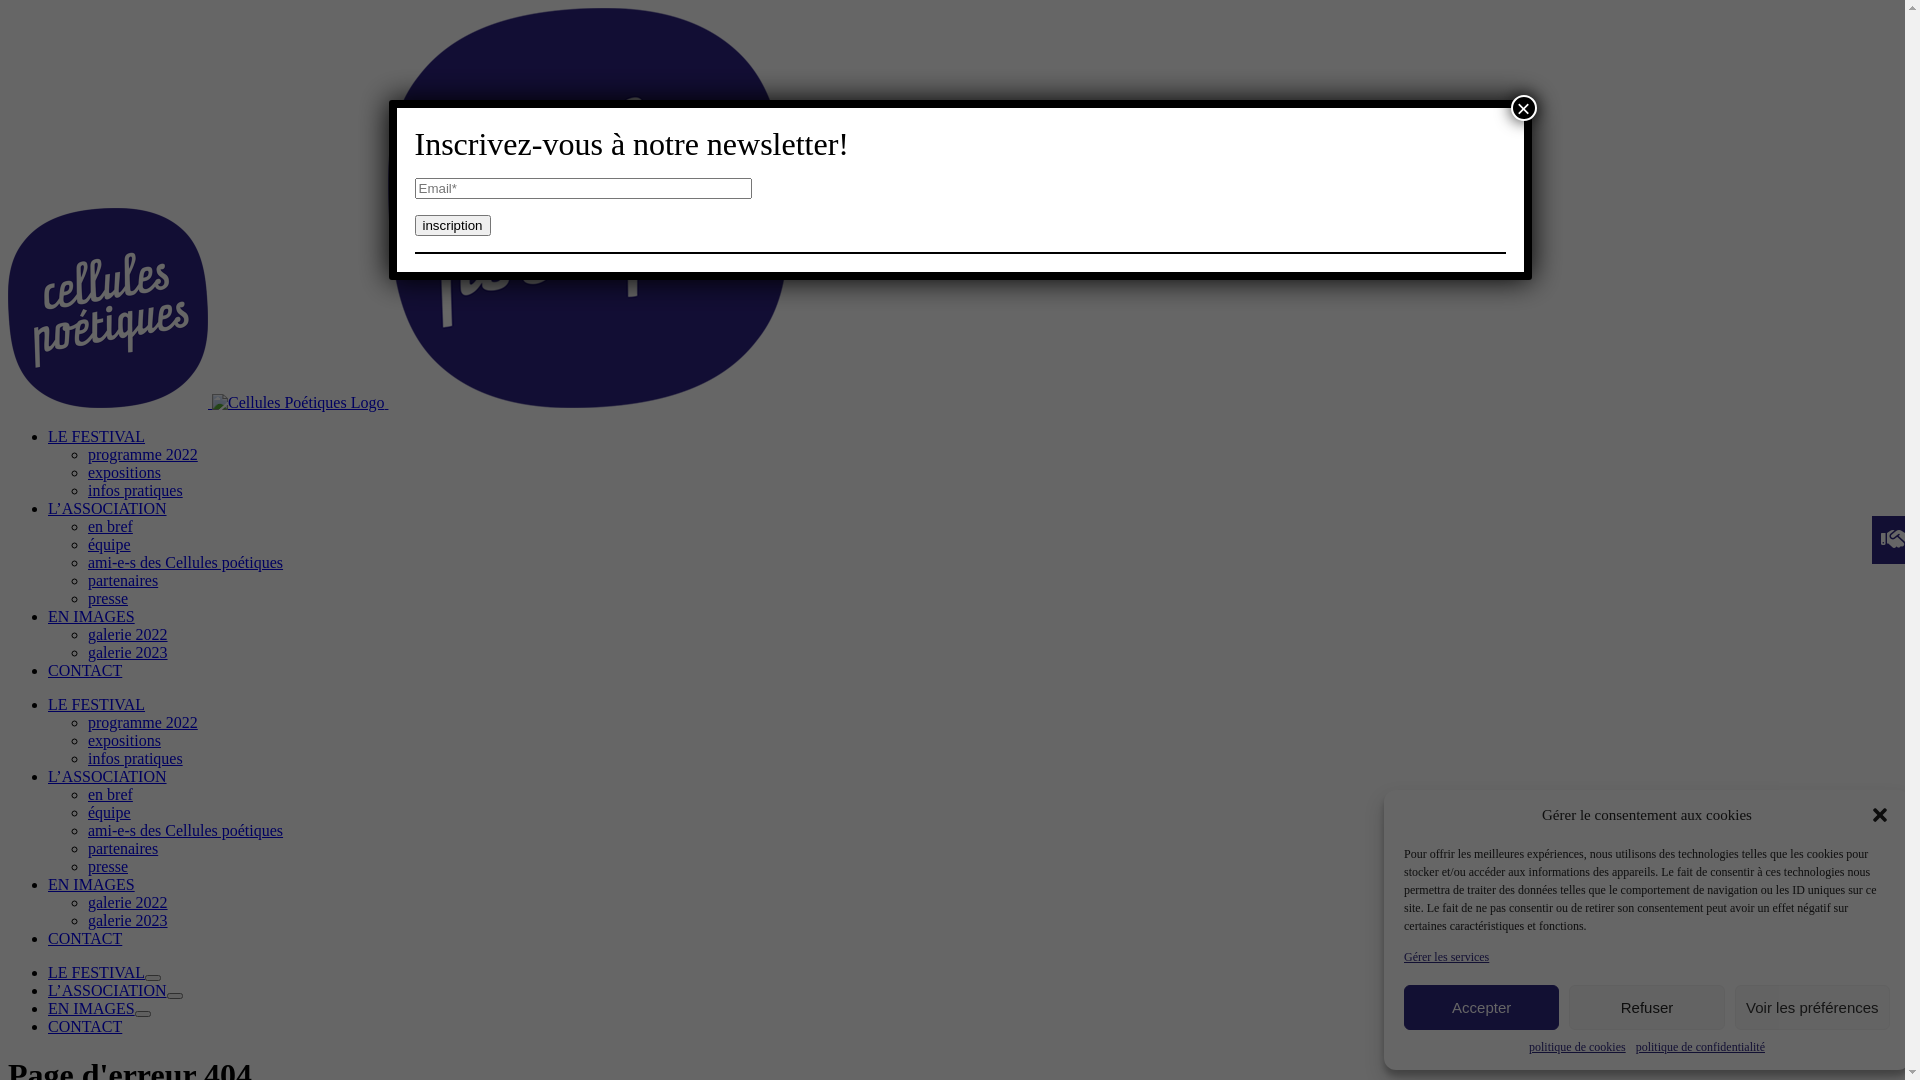 The image size is (1920, 1080). What do you see at coordinates (1646, 1007) in the screenshot?
I see `'Refuser'` at bounding box center [1646, 1007].